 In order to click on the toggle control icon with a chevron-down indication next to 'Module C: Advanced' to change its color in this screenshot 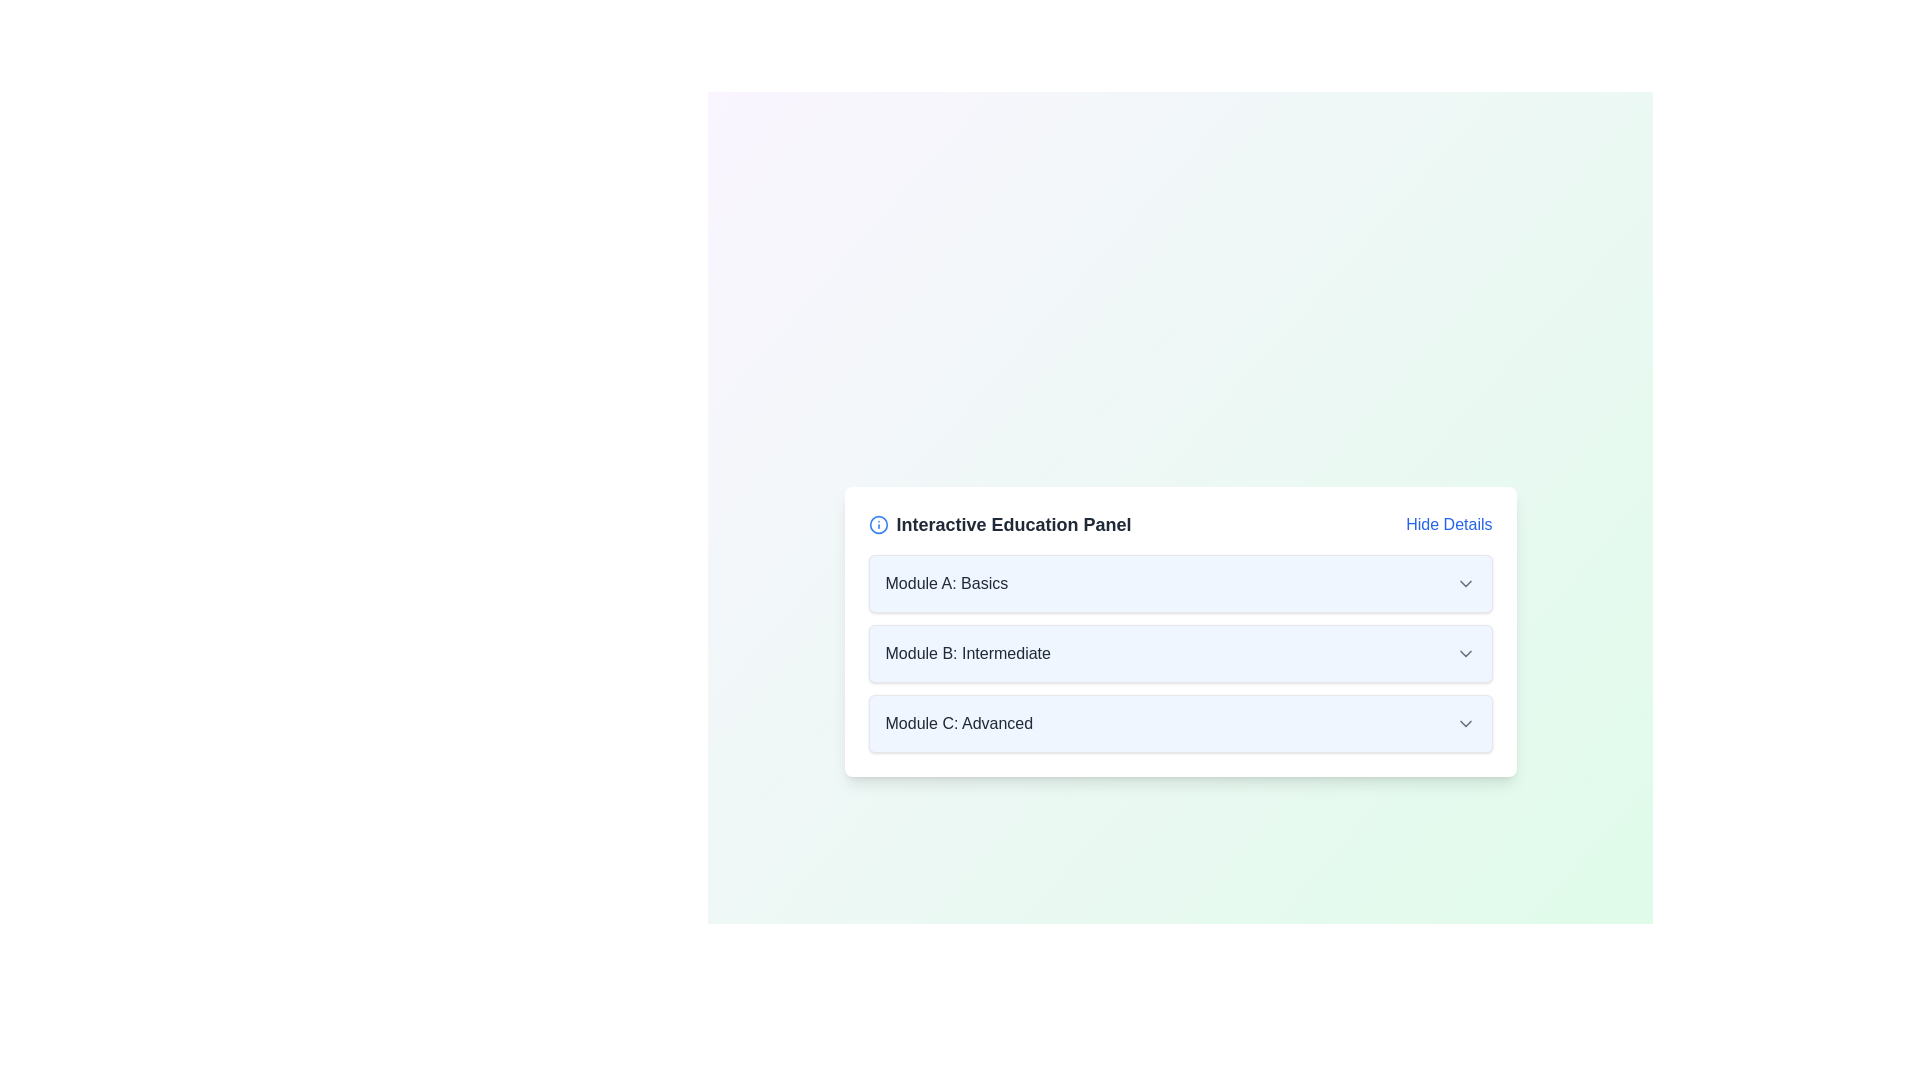, I will do `click(1465, 724)`.